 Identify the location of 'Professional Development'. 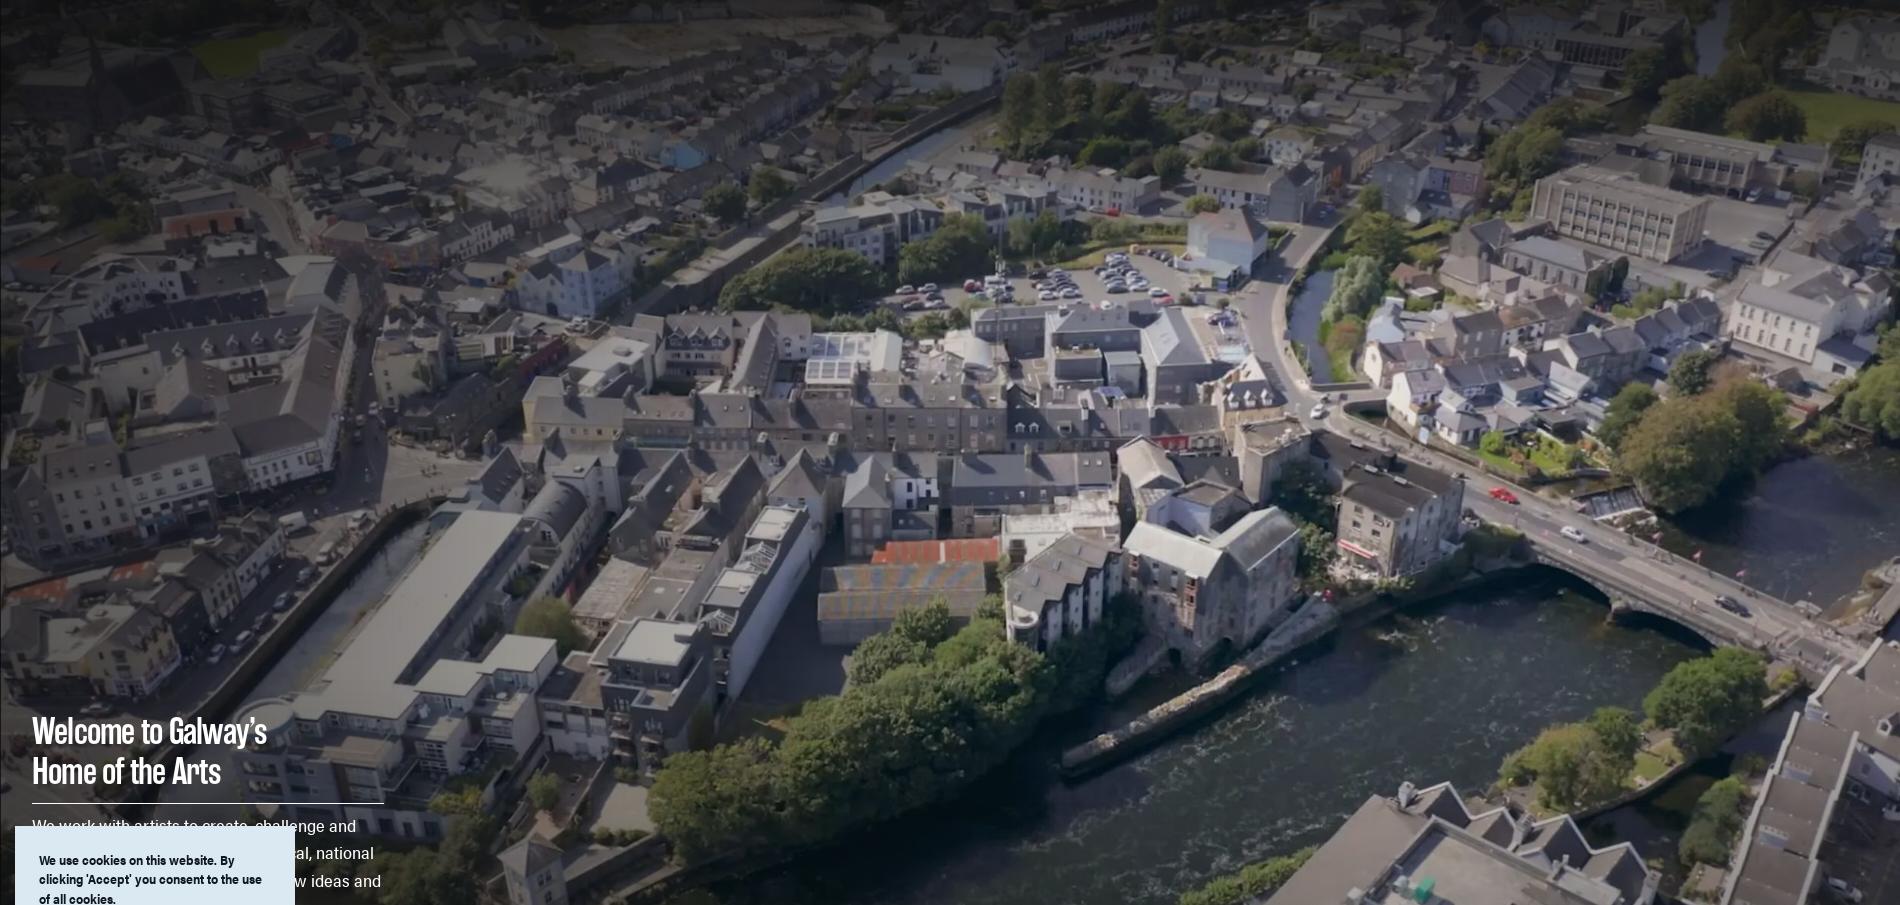
(1451, 89).